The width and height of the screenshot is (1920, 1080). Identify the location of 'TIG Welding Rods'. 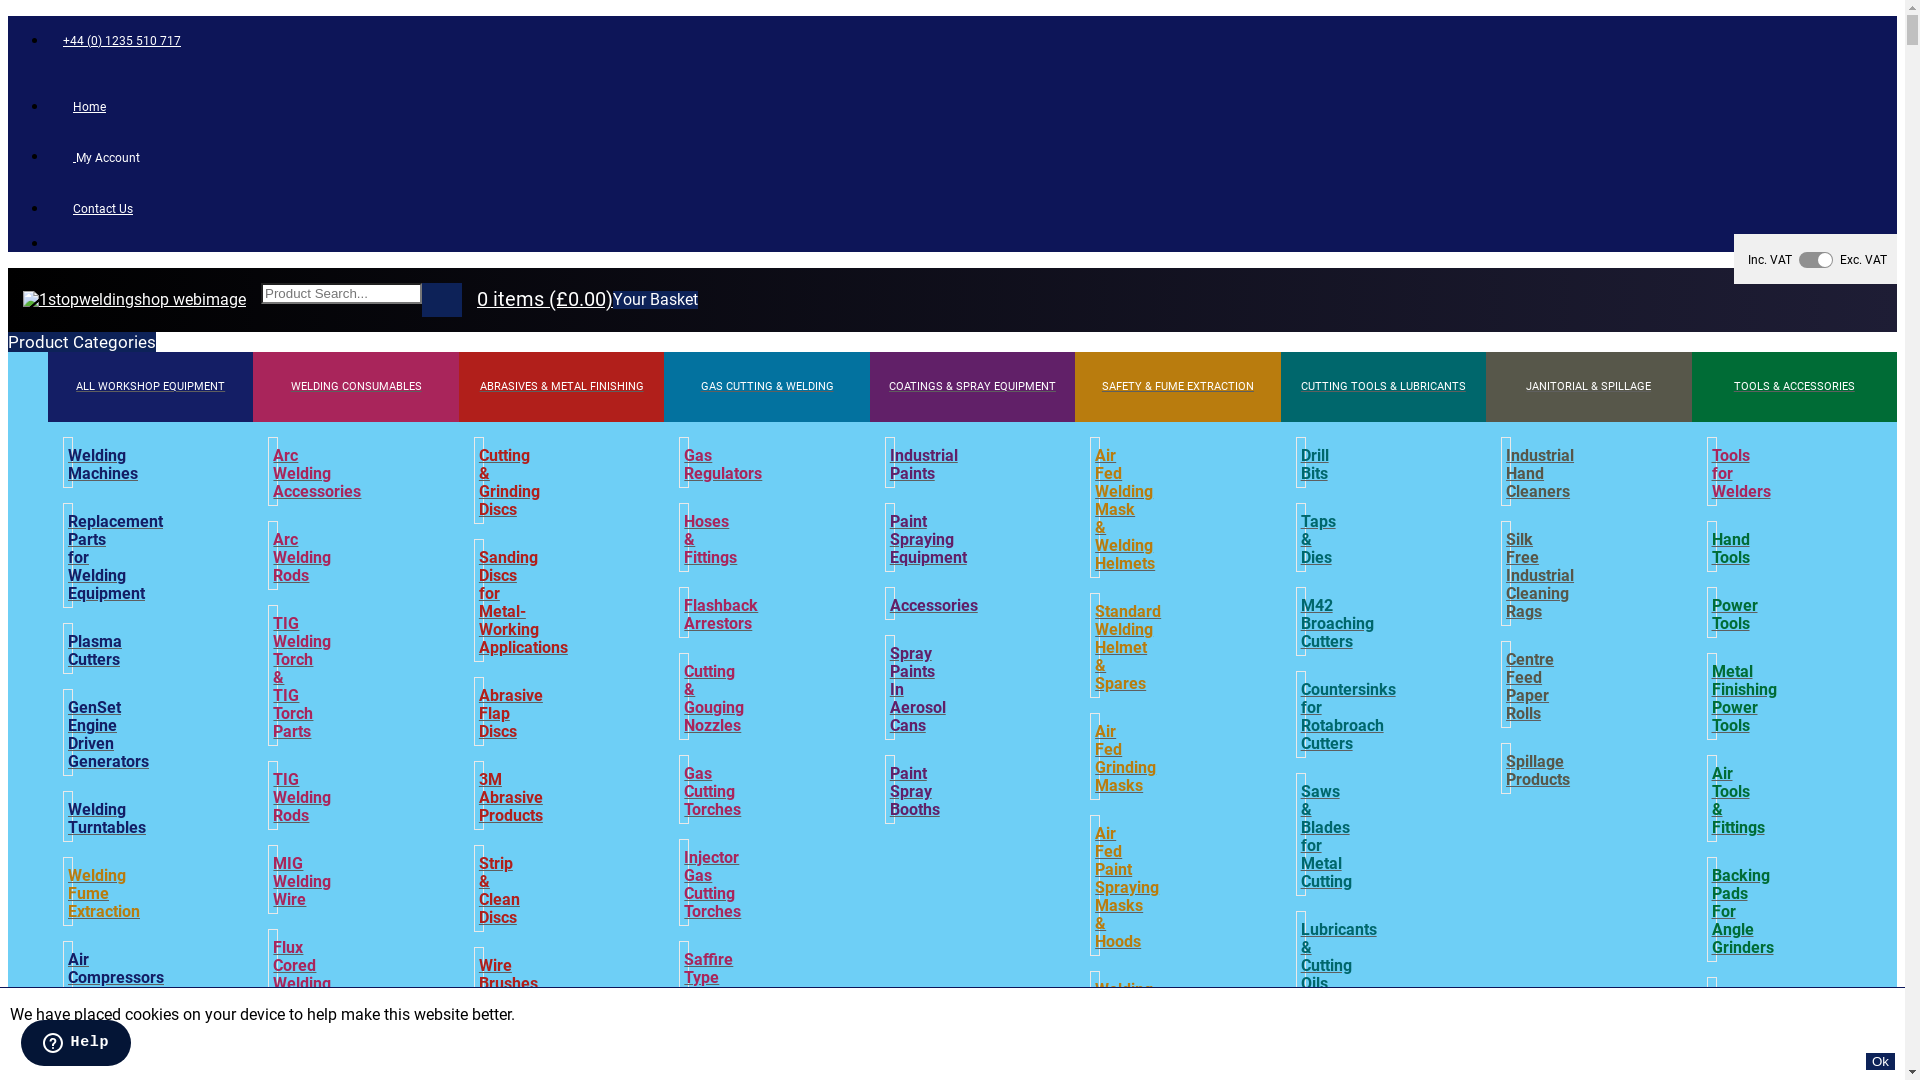
(301, 797).